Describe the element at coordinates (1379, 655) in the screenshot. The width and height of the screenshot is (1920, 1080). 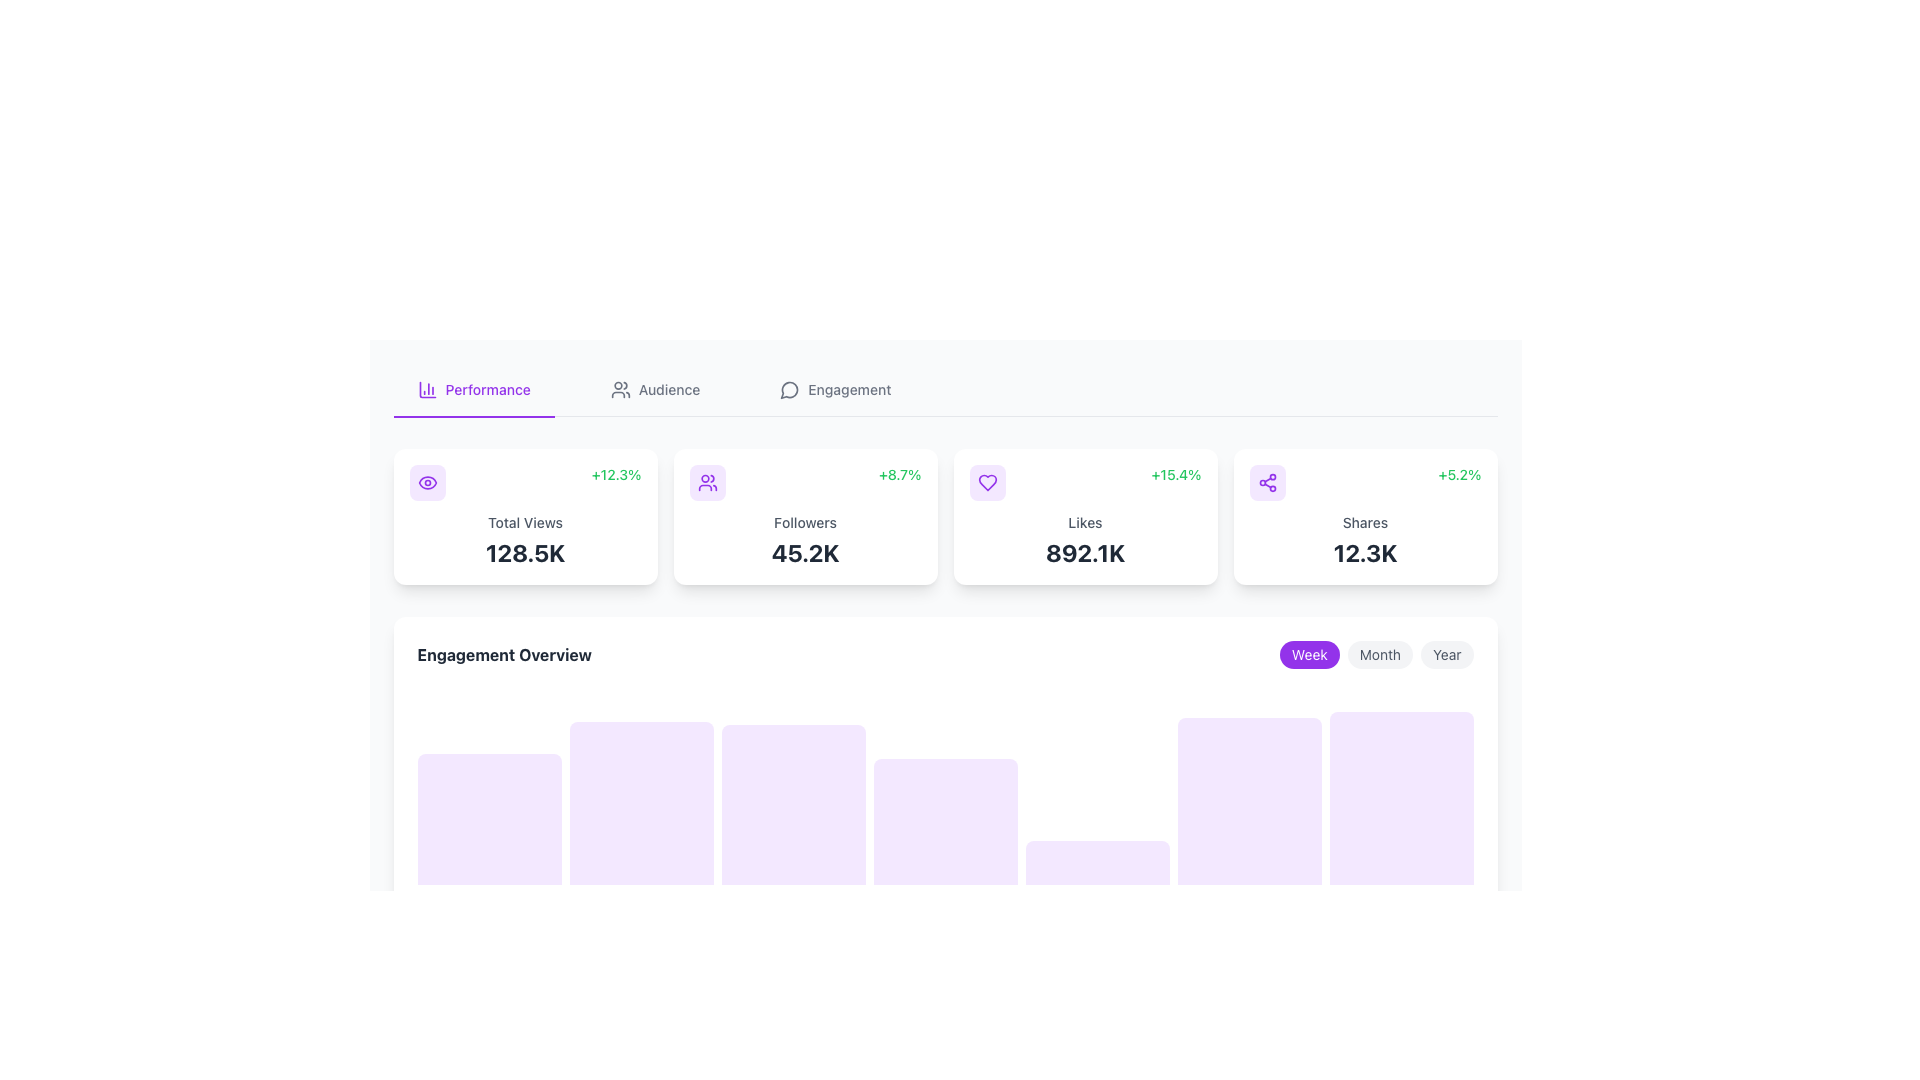
I see `the 'Month' button located between the 'Week' and 'Year' buttons in the top-right corner of the engagement chart to trigger hover styling effects` at that location.